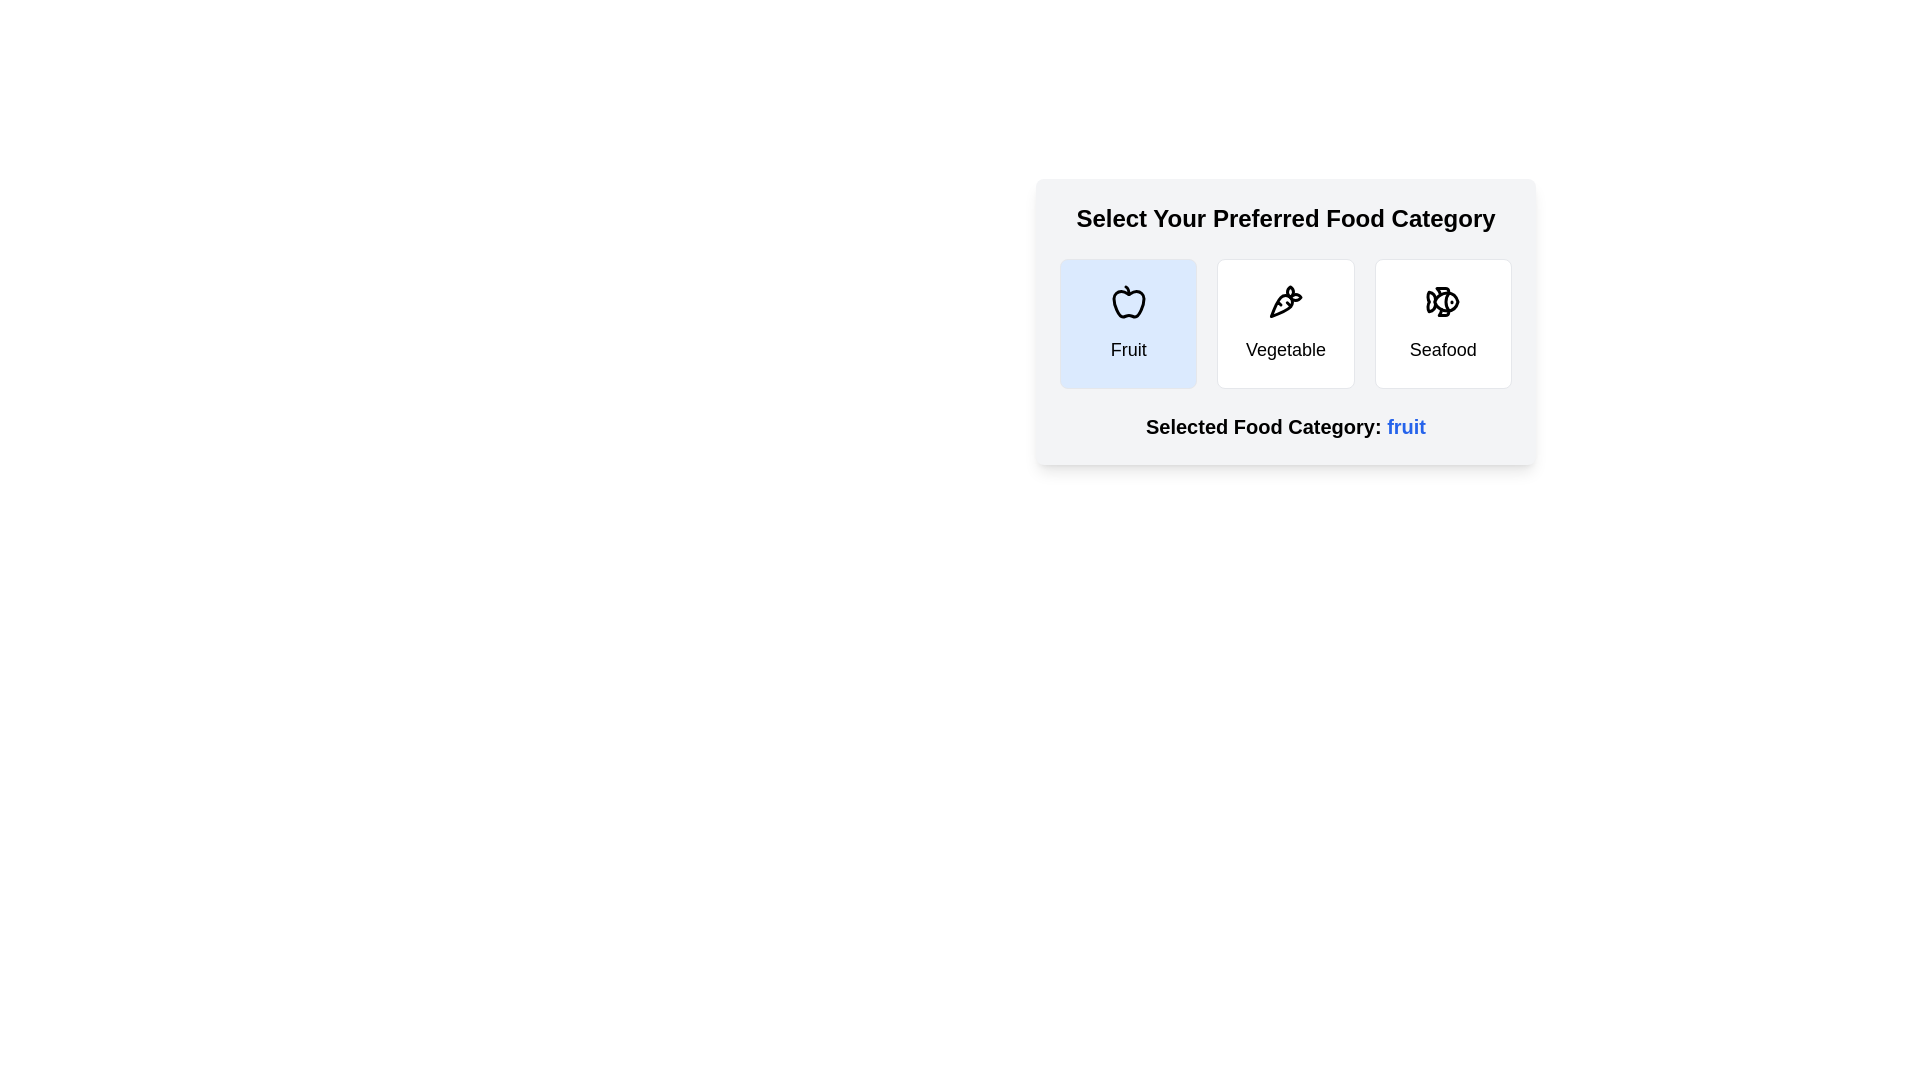 The width and height of the screenshot is (1920, 1080). What do you see at coordinates (1128, 349) in the screenshot?
I see `the 'Fruit' text label element, which is styled in a noticeable font and positioned within a blue-shaded clickable card below an apple icon` at bounding box center [1128, 349].